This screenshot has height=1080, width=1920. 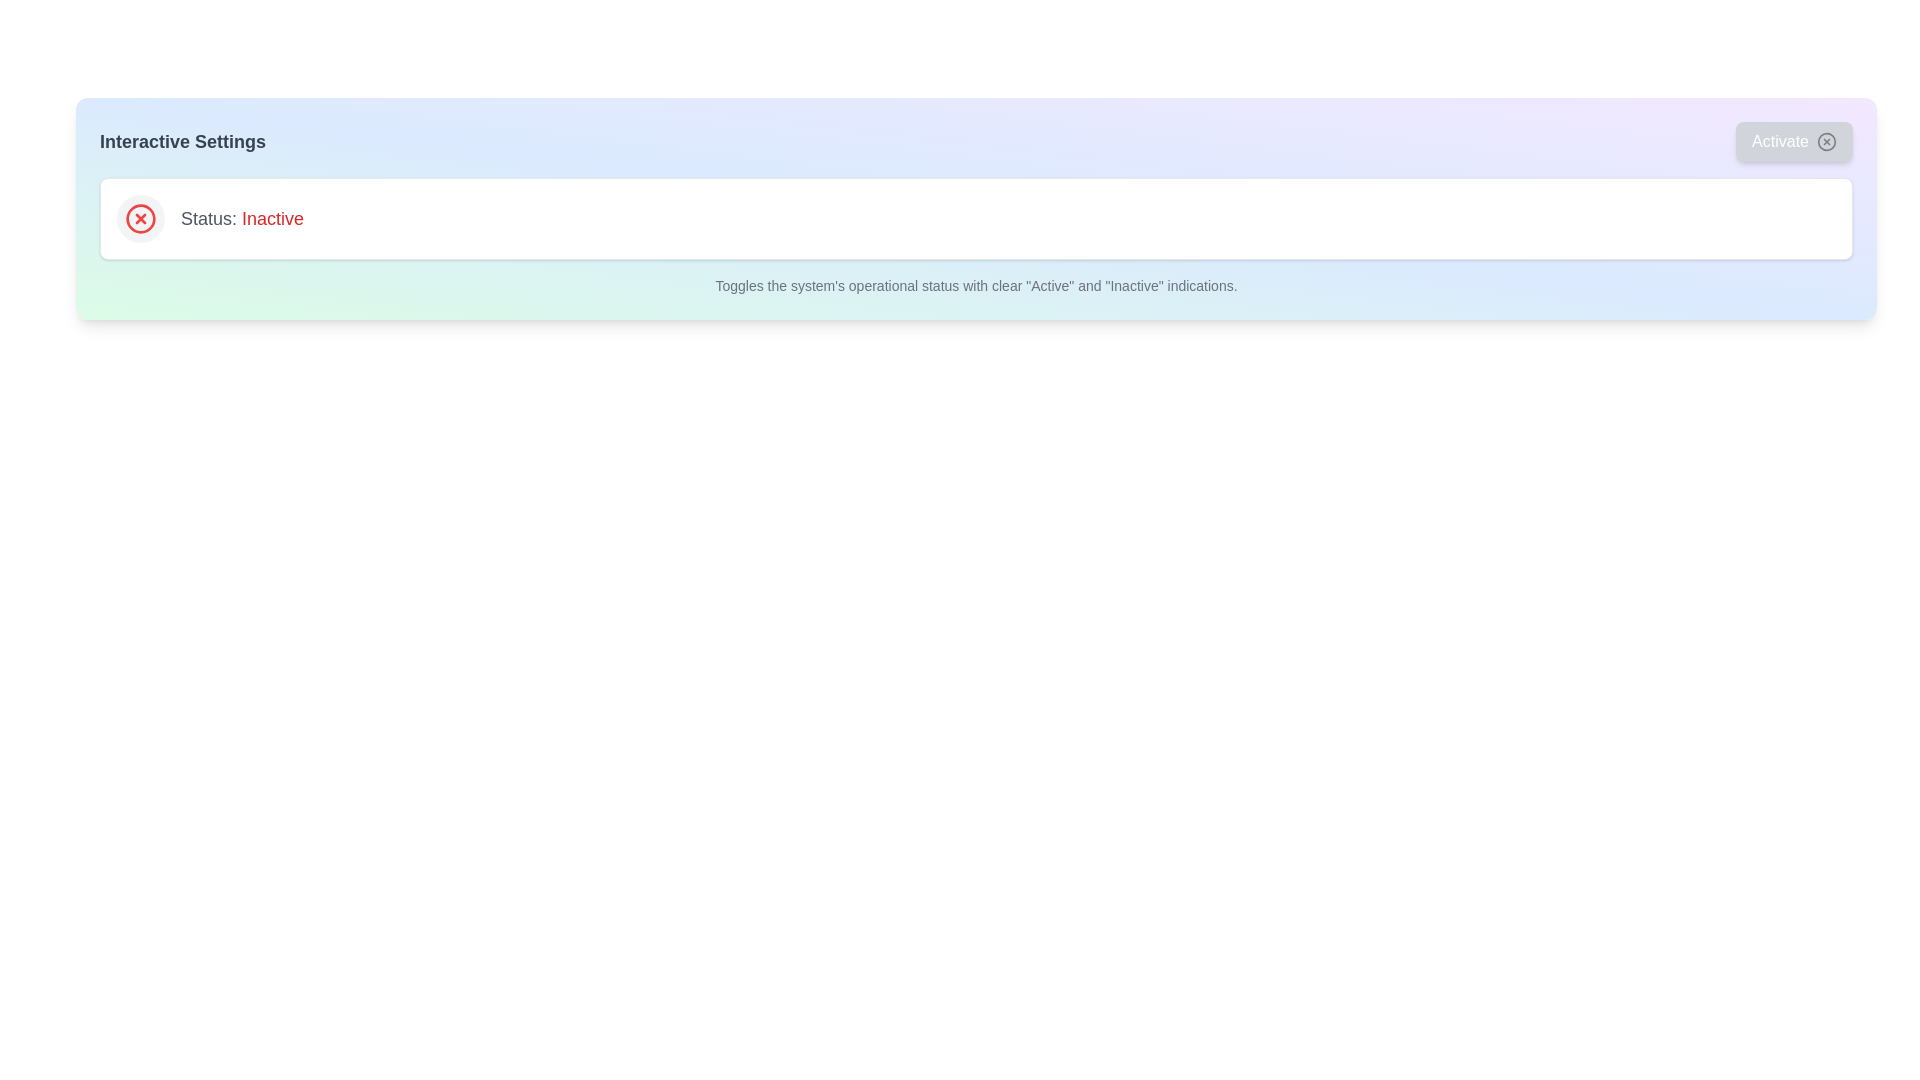 I want to click on the status displayed in the informational block with a red 'X' icon and the text 'Status: Inactive', so click(x=976, y=219).